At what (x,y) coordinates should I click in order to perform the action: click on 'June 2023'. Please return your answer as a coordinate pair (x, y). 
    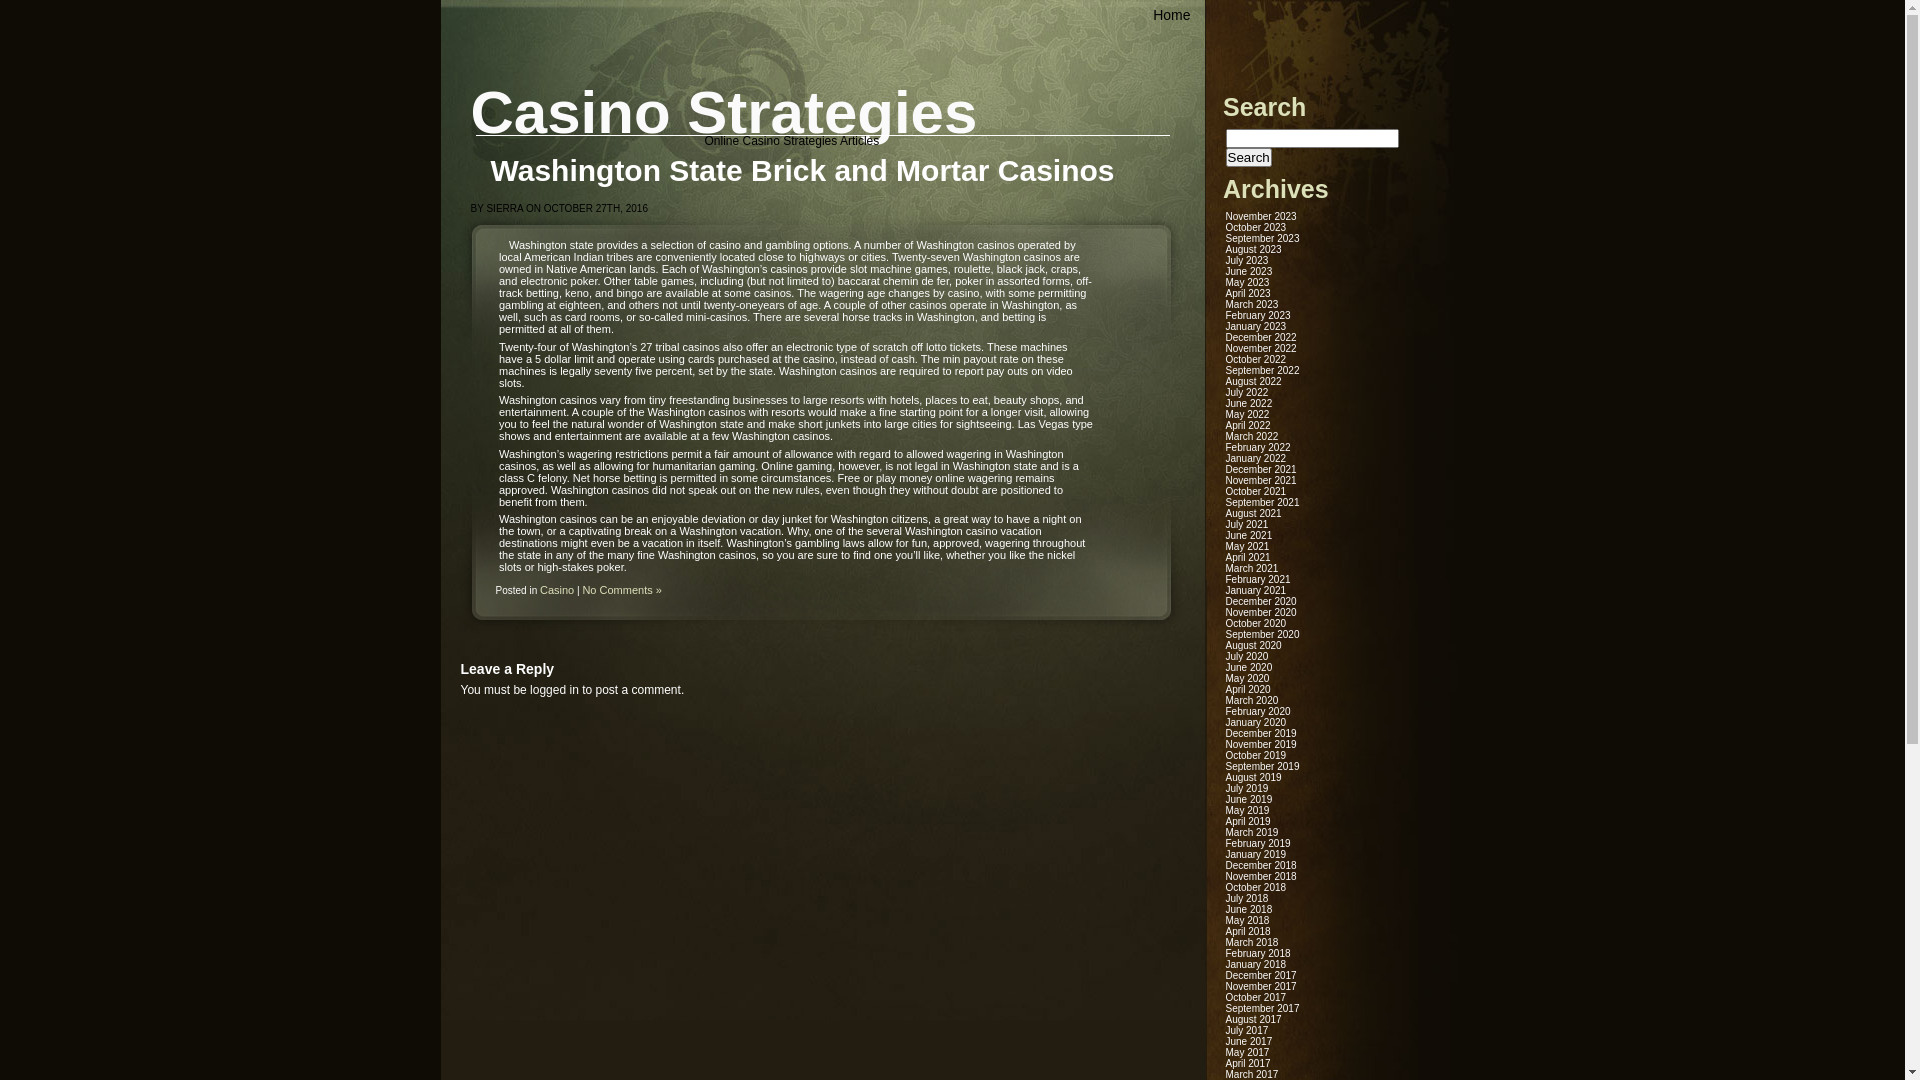
    Looking at the image, I should click on (1224, 271).